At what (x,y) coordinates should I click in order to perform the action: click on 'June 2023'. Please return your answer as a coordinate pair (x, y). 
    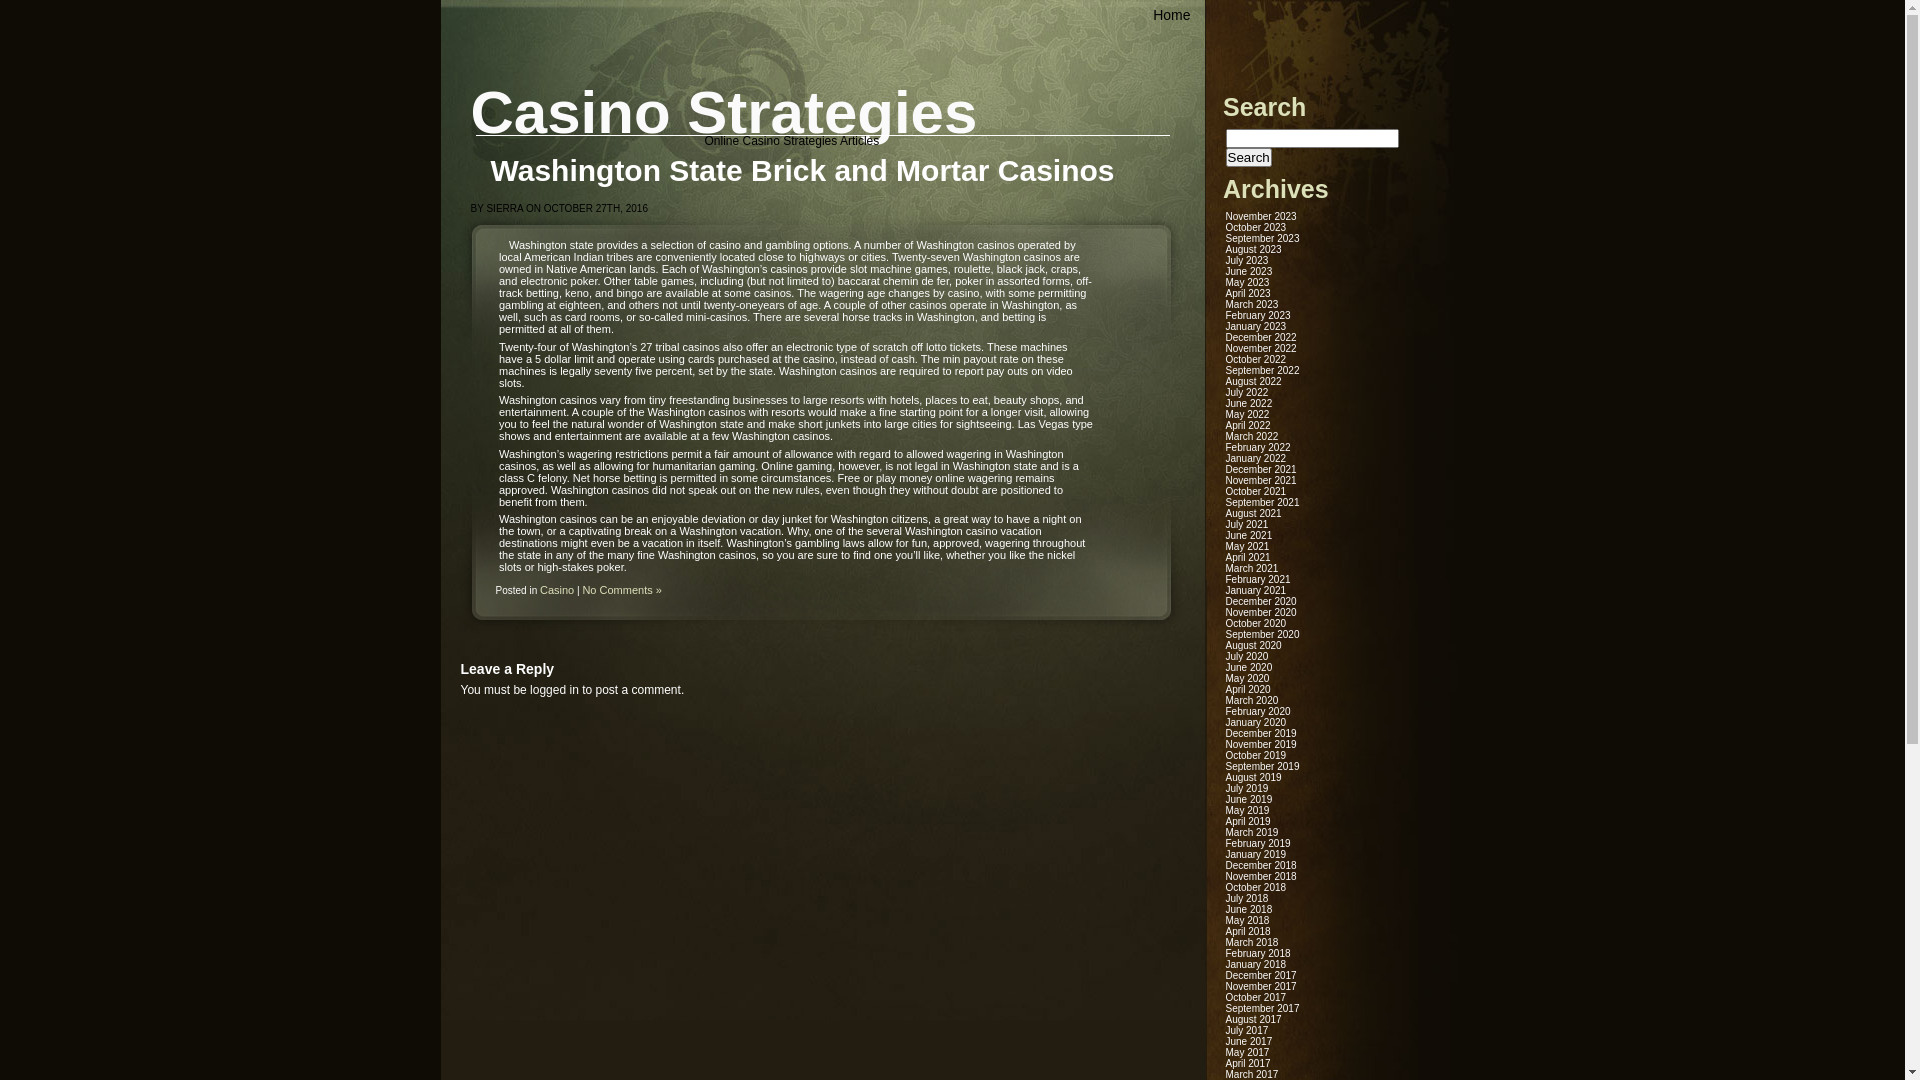
    Looking at the image, I should click on (1224, 271).